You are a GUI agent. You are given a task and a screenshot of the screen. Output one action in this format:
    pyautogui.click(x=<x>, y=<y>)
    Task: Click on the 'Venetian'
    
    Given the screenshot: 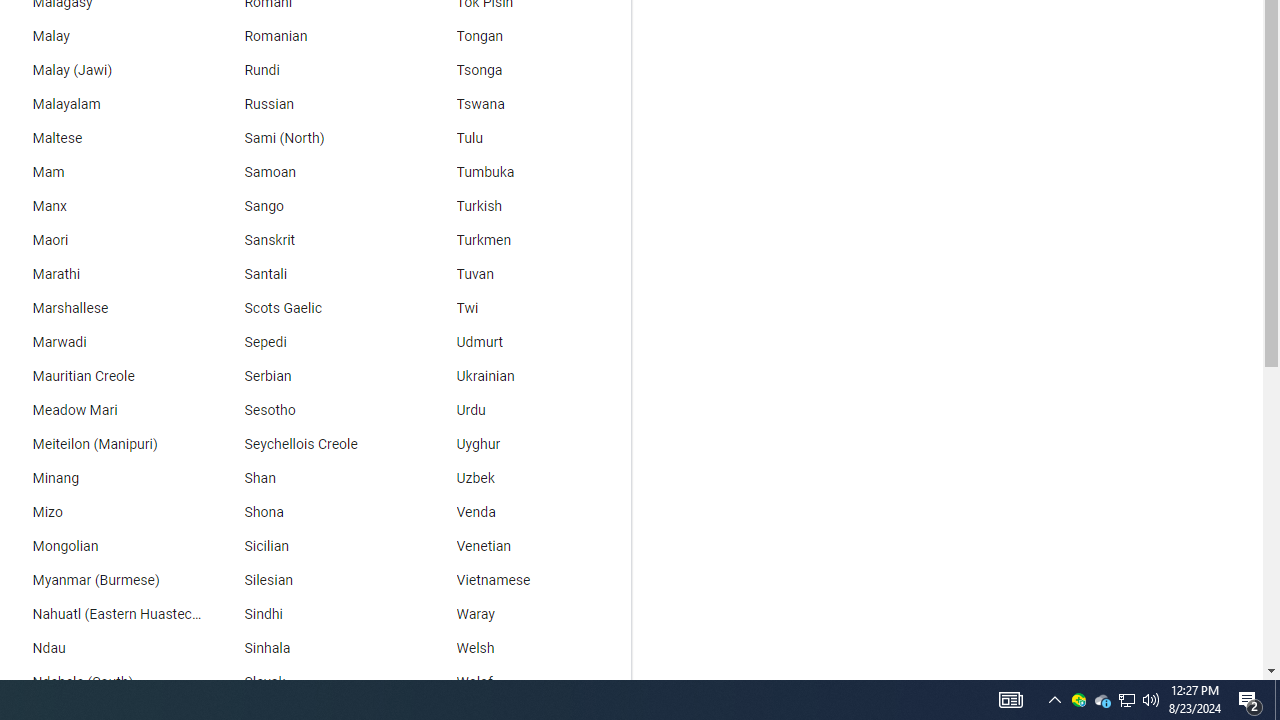 What is the action you would take?
    pyautogui.click(x=525, y=547)
    